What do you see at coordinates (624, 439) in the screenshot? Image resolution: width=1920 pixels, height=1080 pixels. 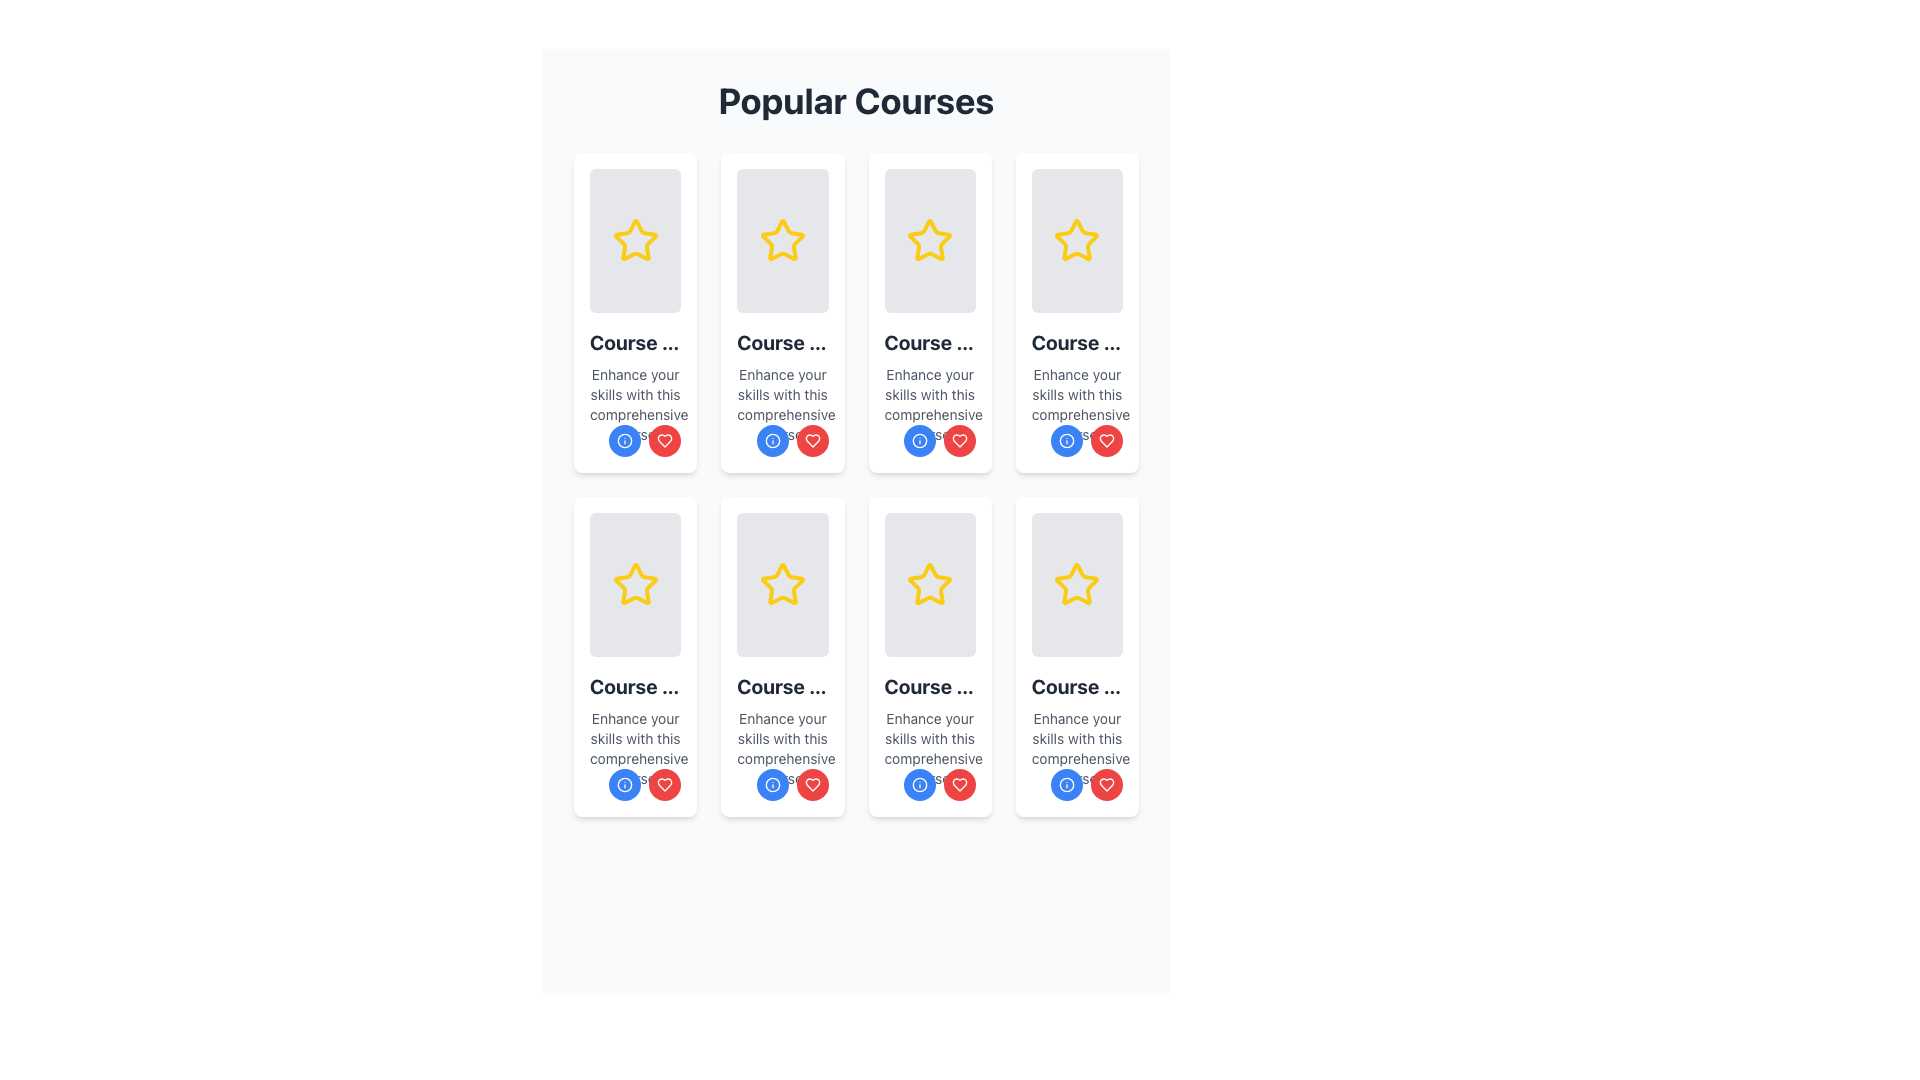 I see `the first informational button located at the bottom-center of the course card` at bounding box center [624, 439].